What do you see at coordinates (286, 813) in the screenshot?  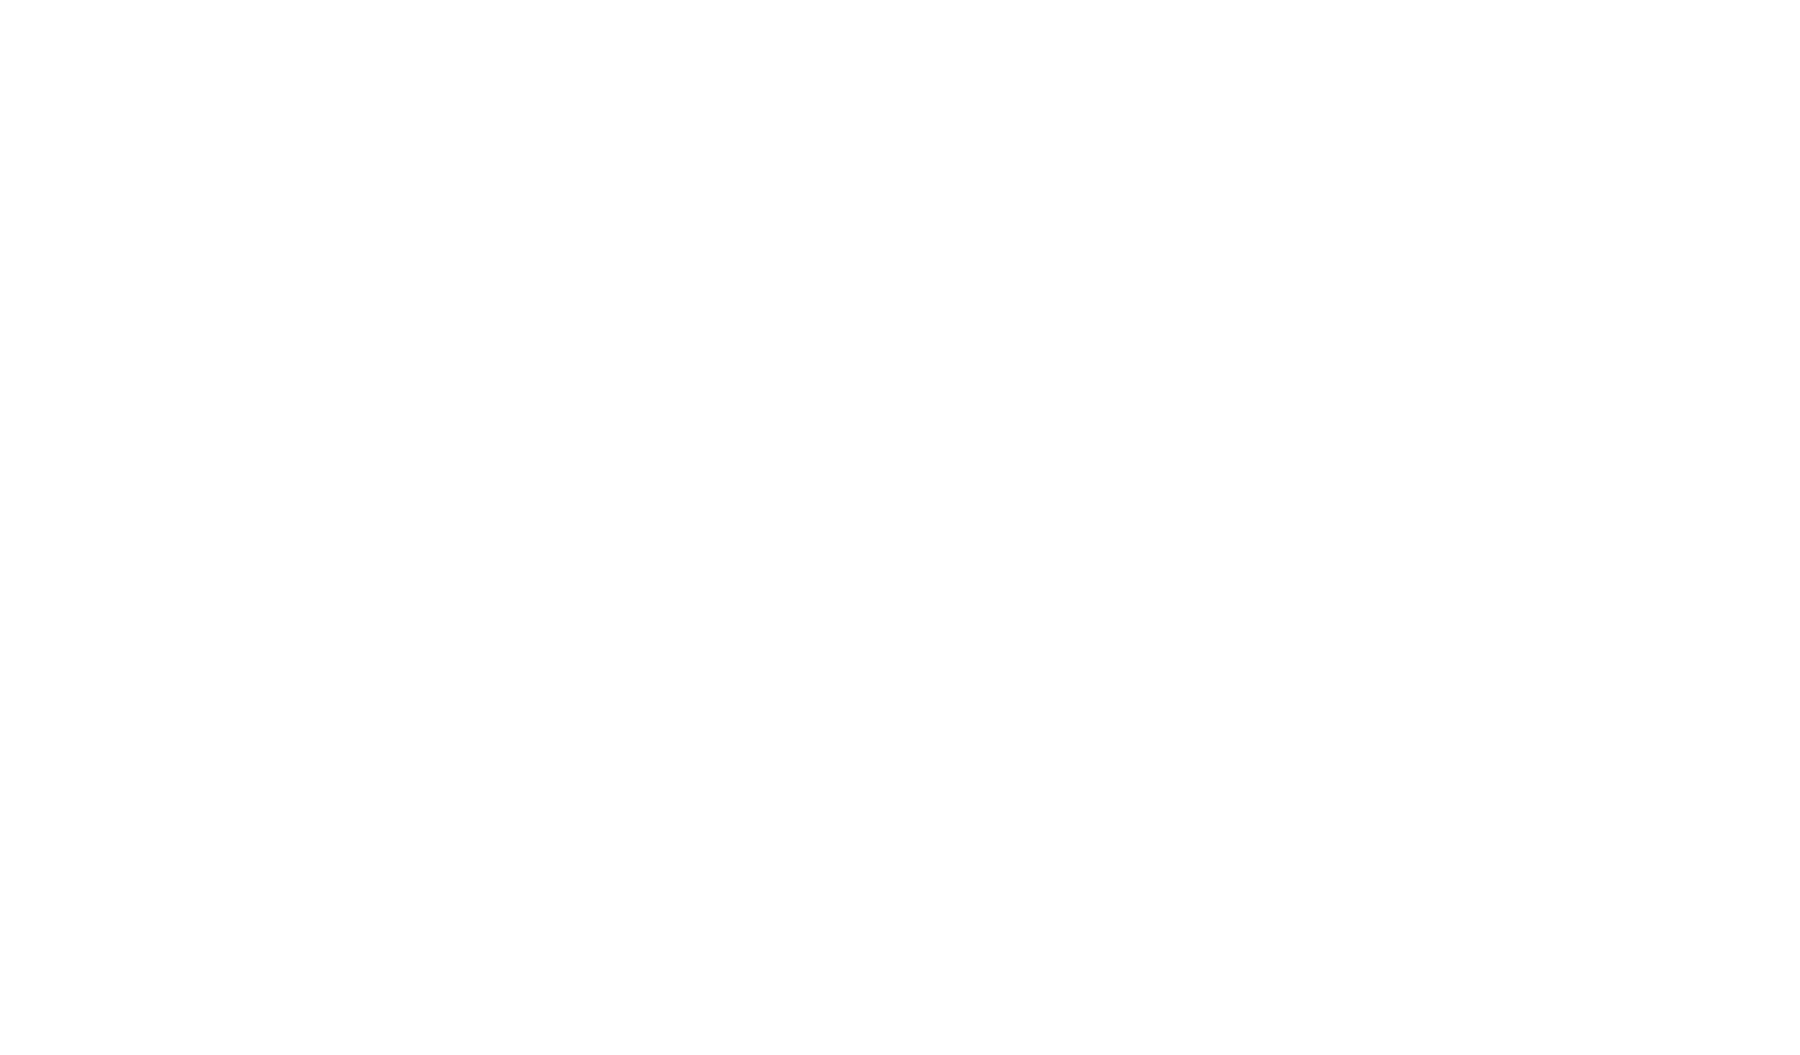 I see `'7 Comments'` at bounding box center [286, 813].